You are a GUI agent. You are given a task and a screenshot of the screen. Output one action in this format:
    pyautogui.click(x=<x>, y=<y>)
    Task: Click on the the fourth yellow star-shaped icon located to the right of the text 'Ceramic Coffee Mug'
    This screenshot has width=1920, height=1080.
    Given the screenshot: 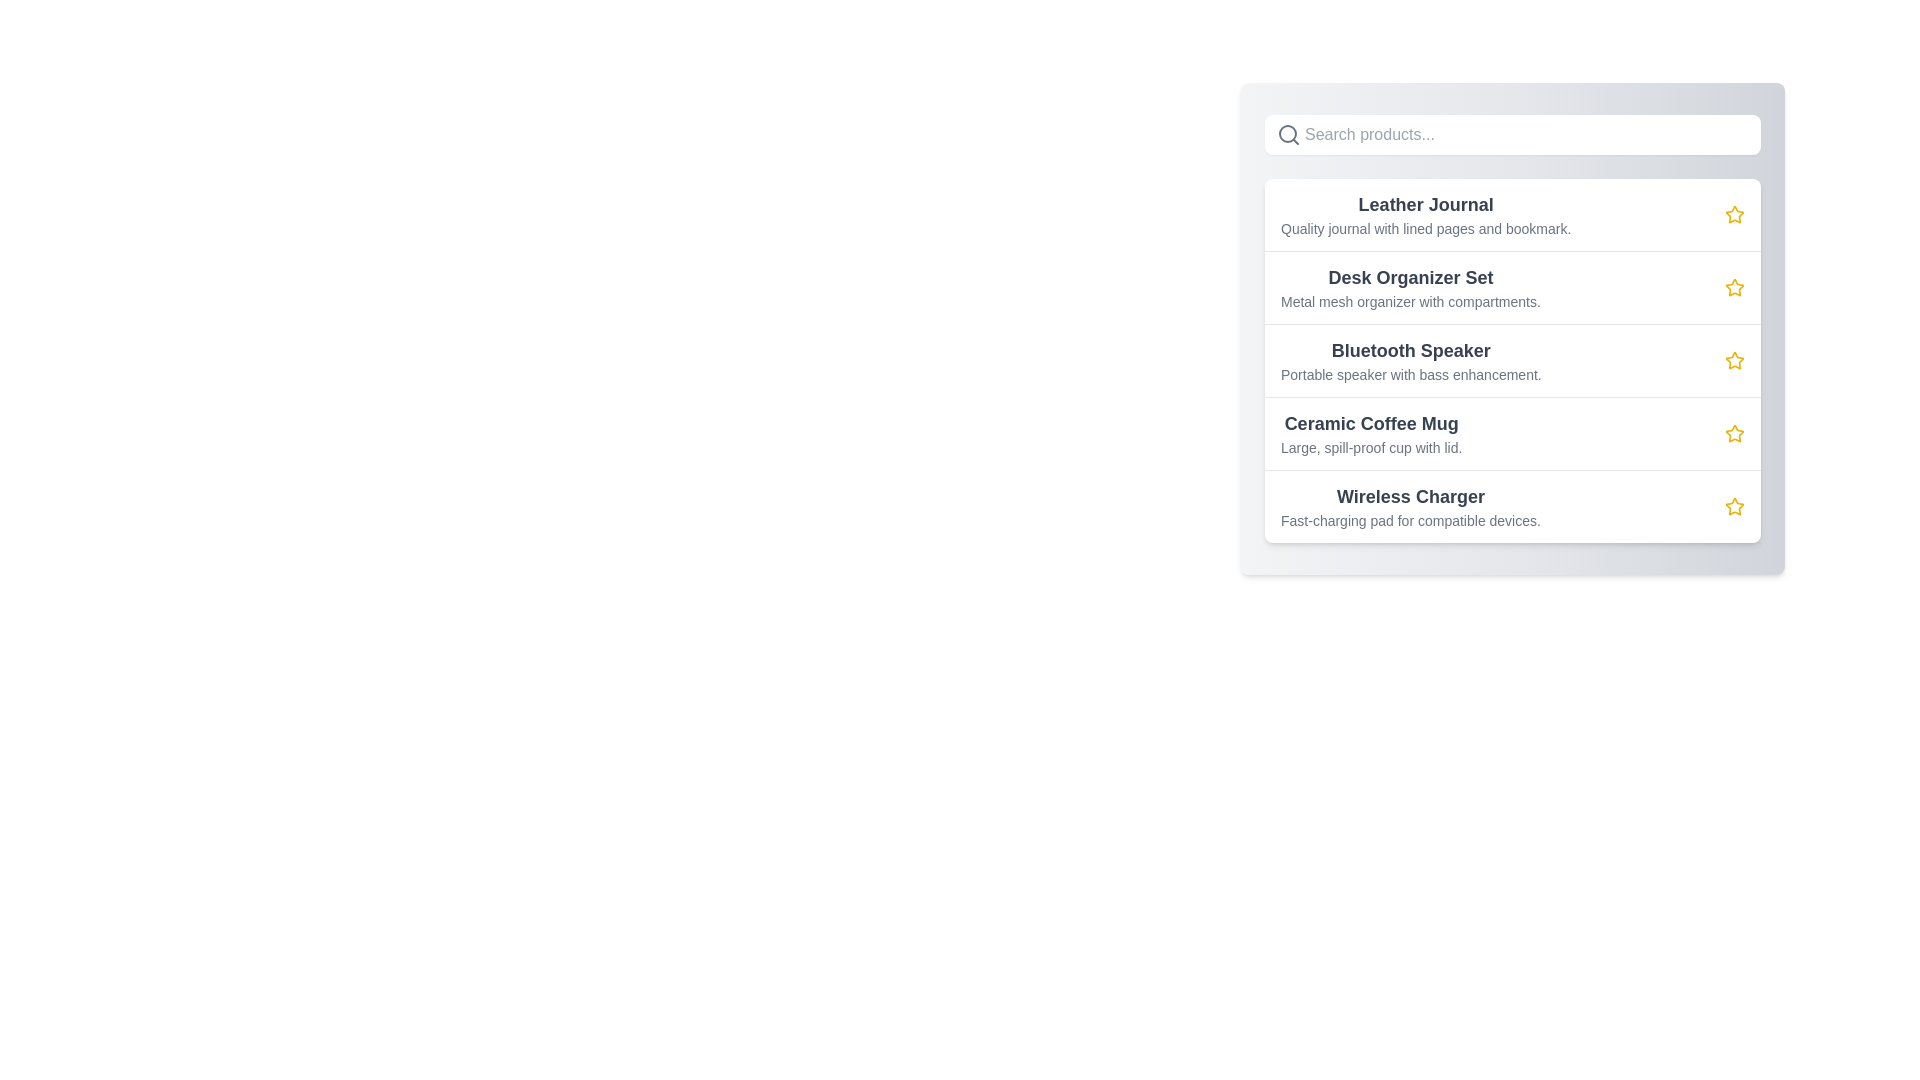 What is the action you would take?
    pyautogui.click(x=1733, y=433)
    